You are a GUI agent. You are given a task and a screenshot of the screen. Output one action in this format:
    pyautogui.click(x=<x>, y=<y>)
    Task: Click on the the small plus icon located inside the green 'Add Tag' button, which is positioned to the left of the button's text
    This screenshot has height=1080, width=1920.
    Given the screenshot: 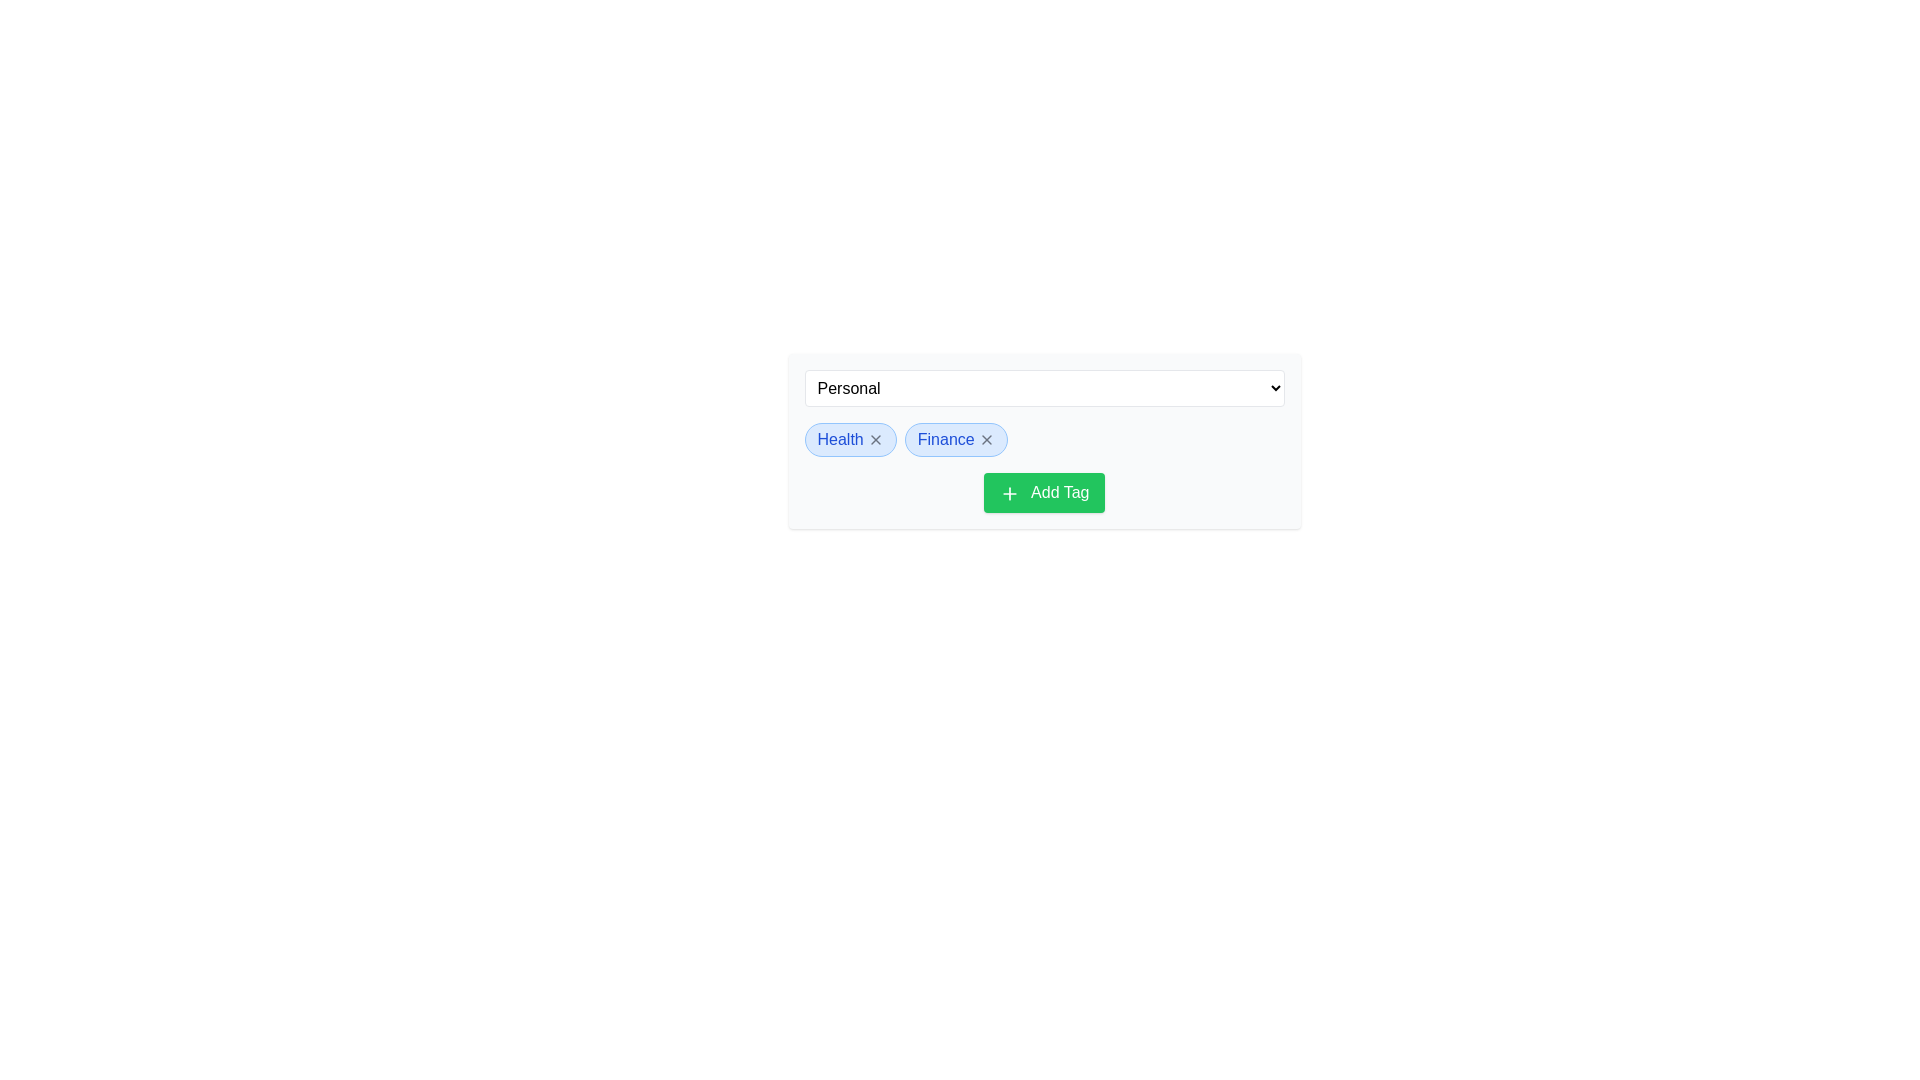 What is the action you would take?
    pyautogui.click(x=1009, y=493)
    